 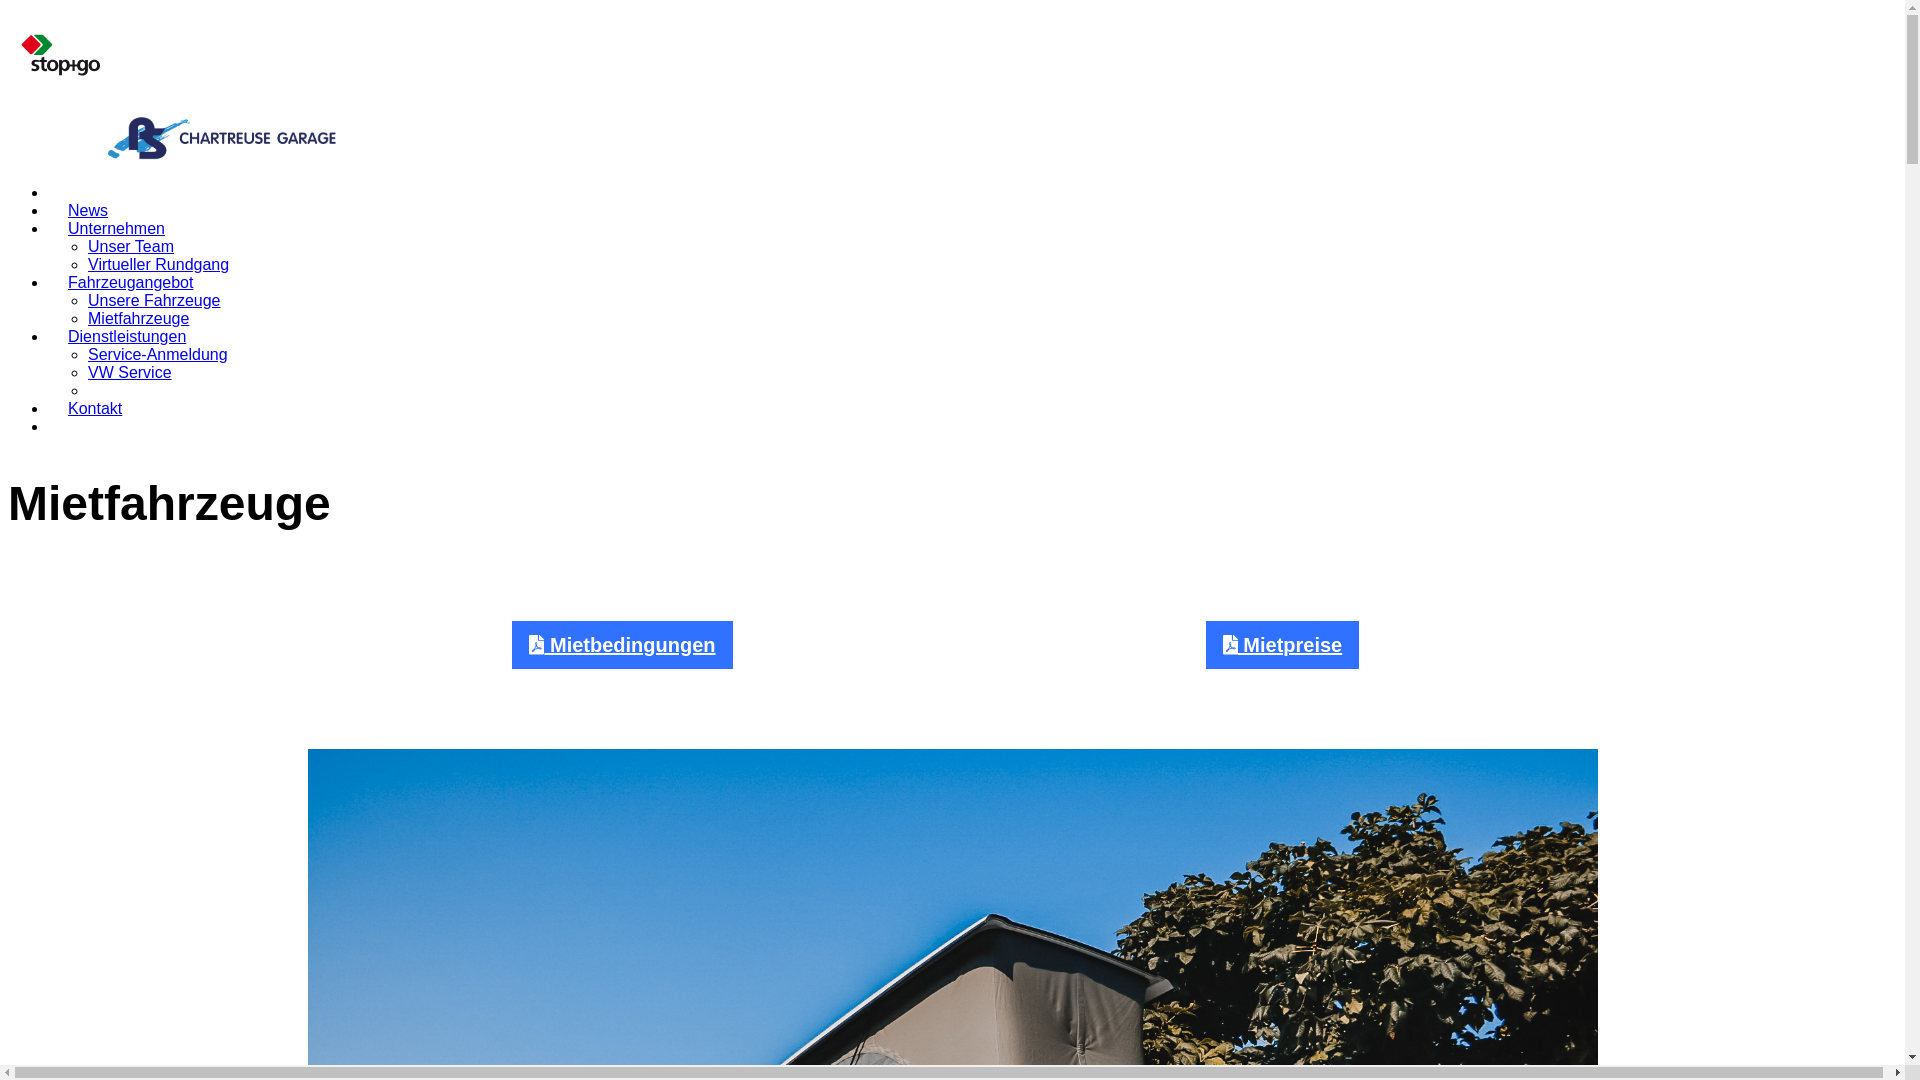 I want to click on 'Mietpreise', so click(x=1282, y=644).